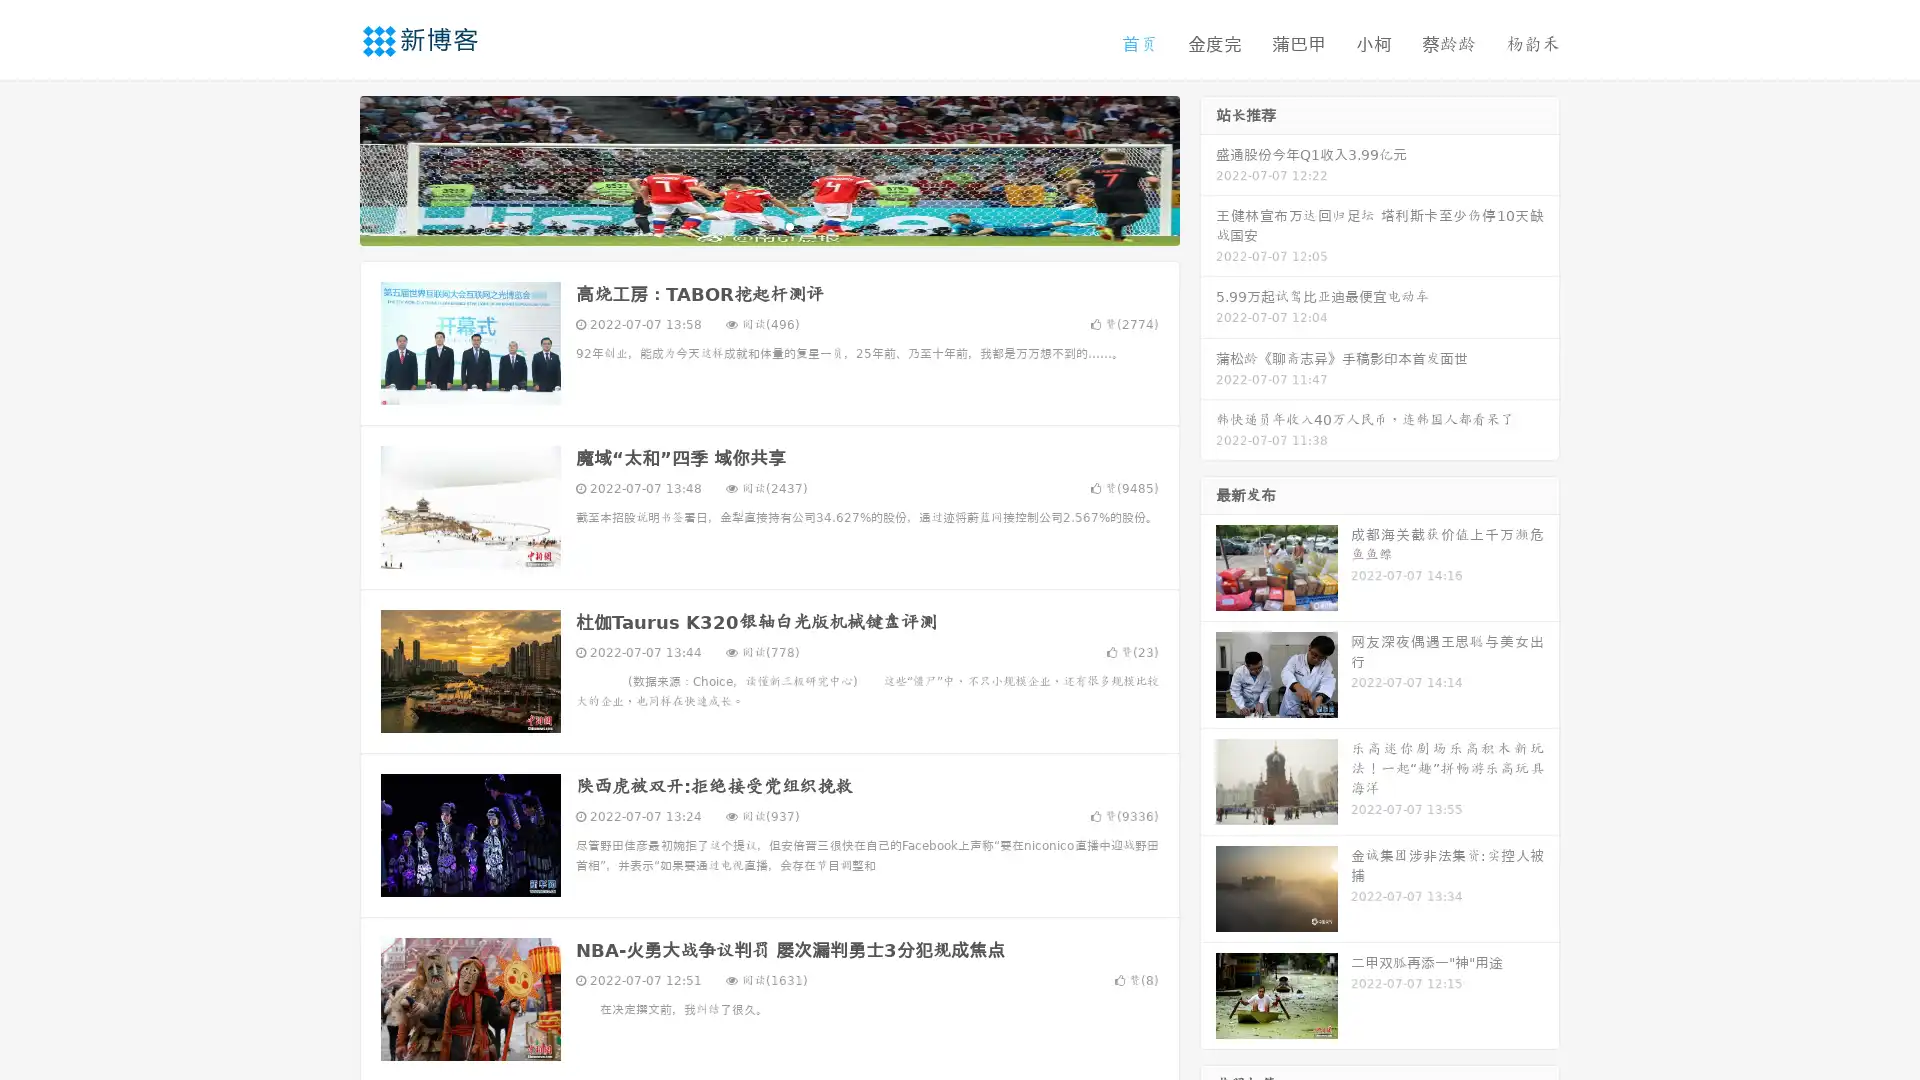 The width and height of the screenshot is (1920, 1080). Describe the element at coordinates (1208, 168) in the screenshot. I see `Next slide` at that location.